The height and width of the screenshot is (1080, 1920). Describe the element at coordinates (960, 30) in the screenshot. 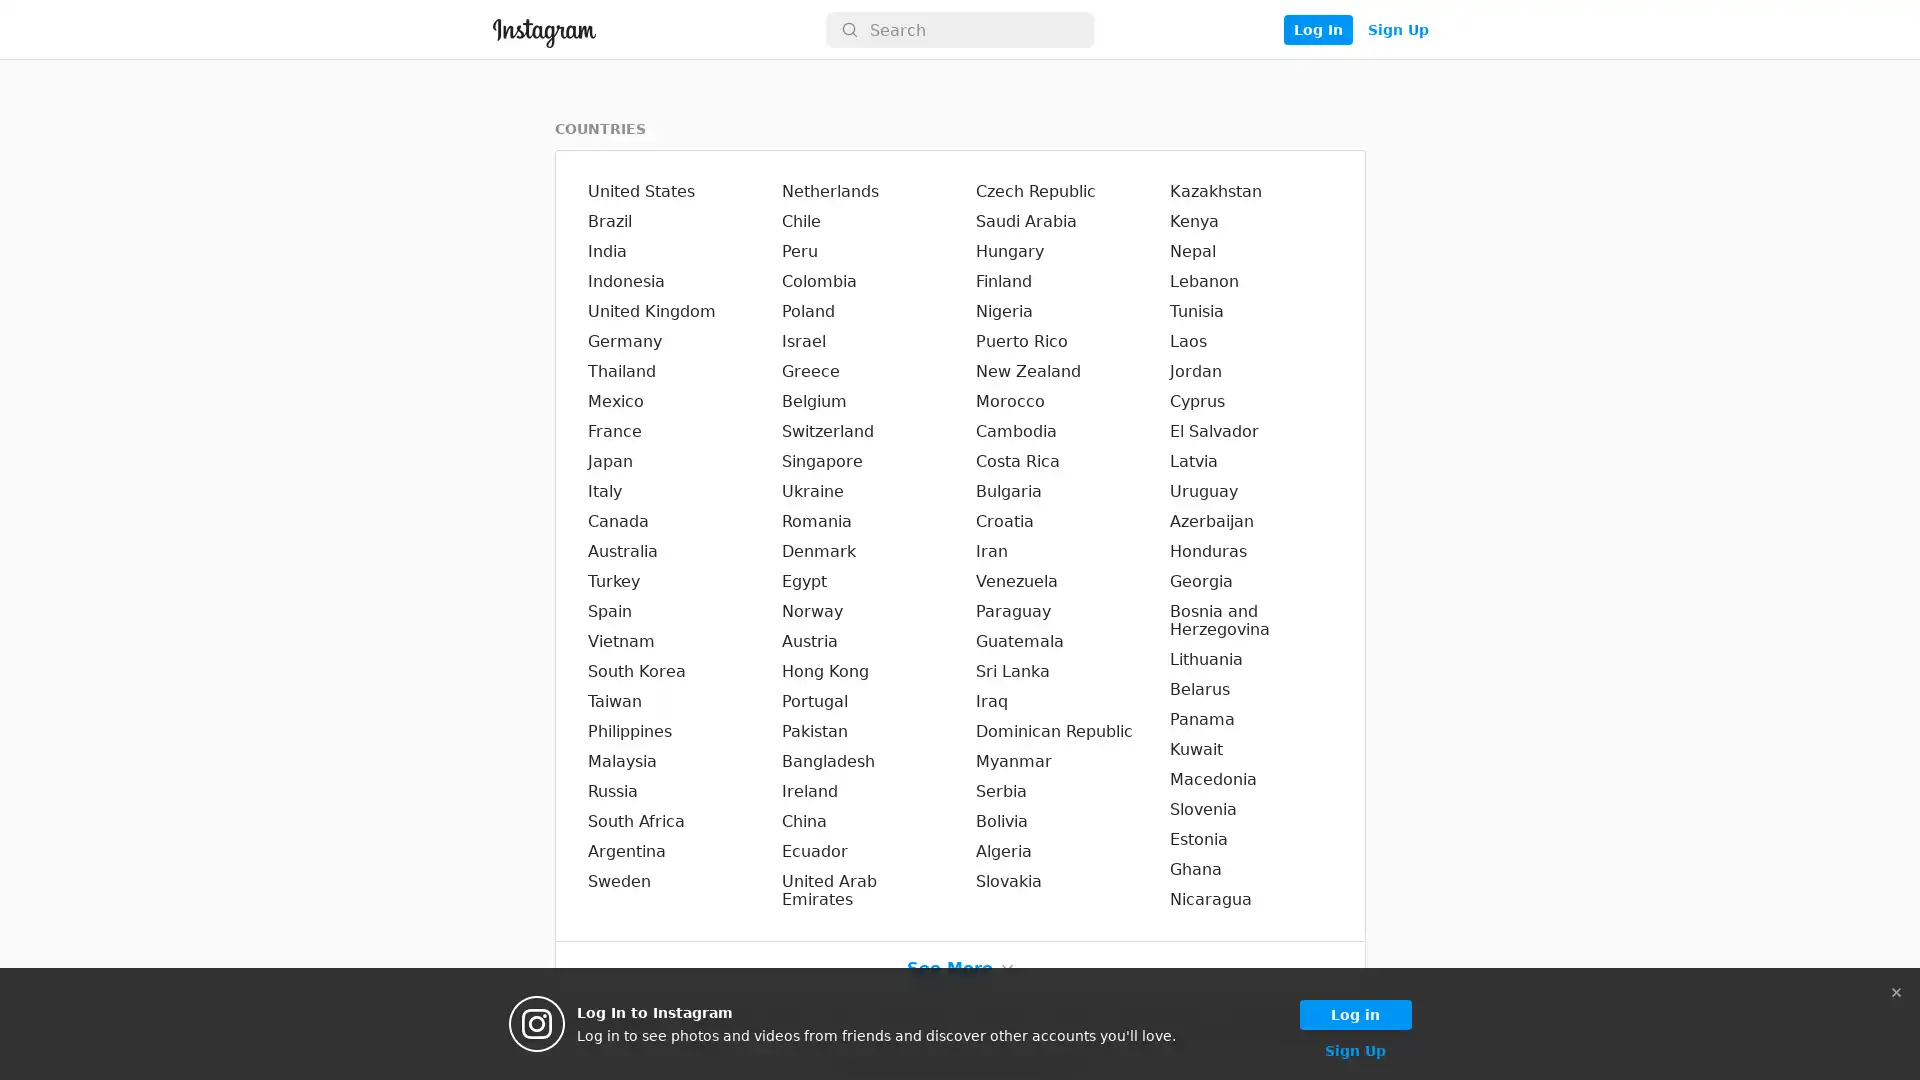

I see `Search Search` at that location.